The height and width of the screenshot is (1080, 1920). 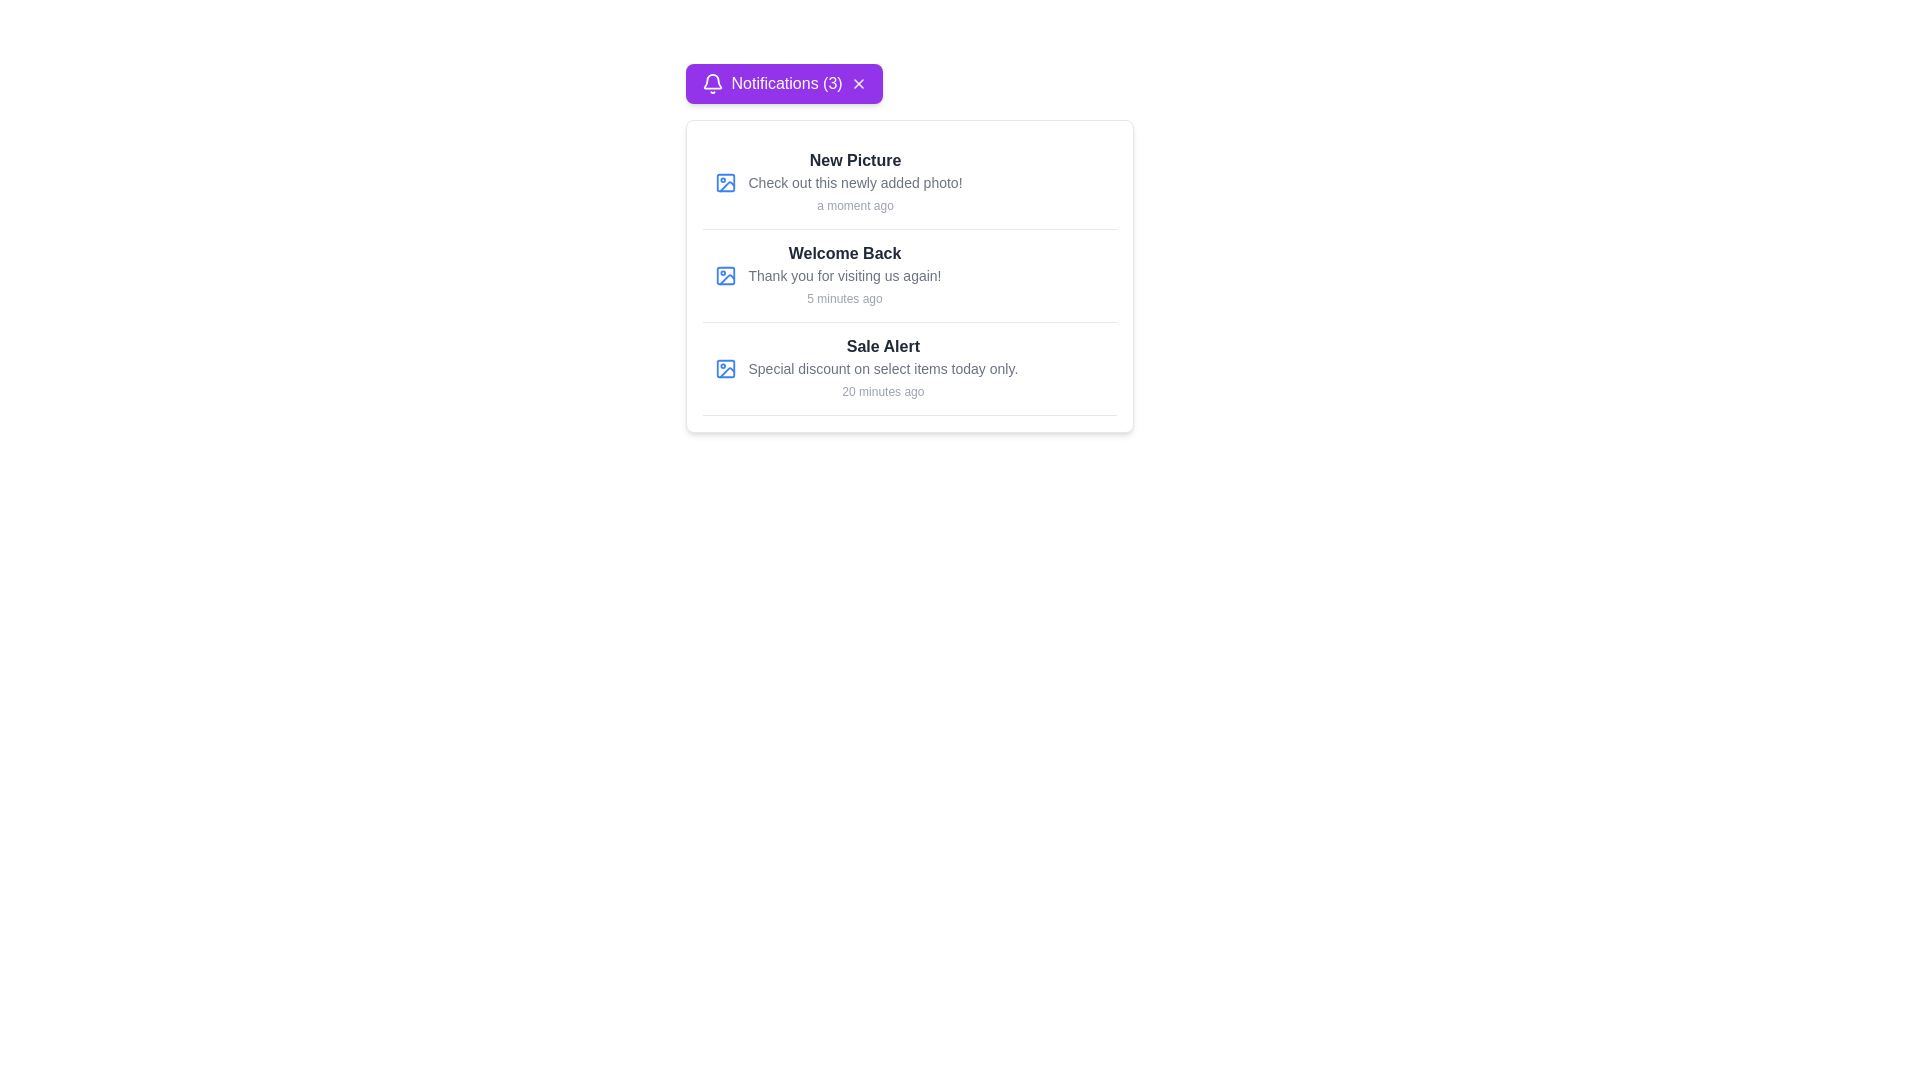 What do you see at coordinates (724, 276) in the screenshot?
I see `the blue photo icon located to the left of the 'Welcome Back' text in the second item of the vertically stacked list within the notification panel` at bounding box center [724, 276].